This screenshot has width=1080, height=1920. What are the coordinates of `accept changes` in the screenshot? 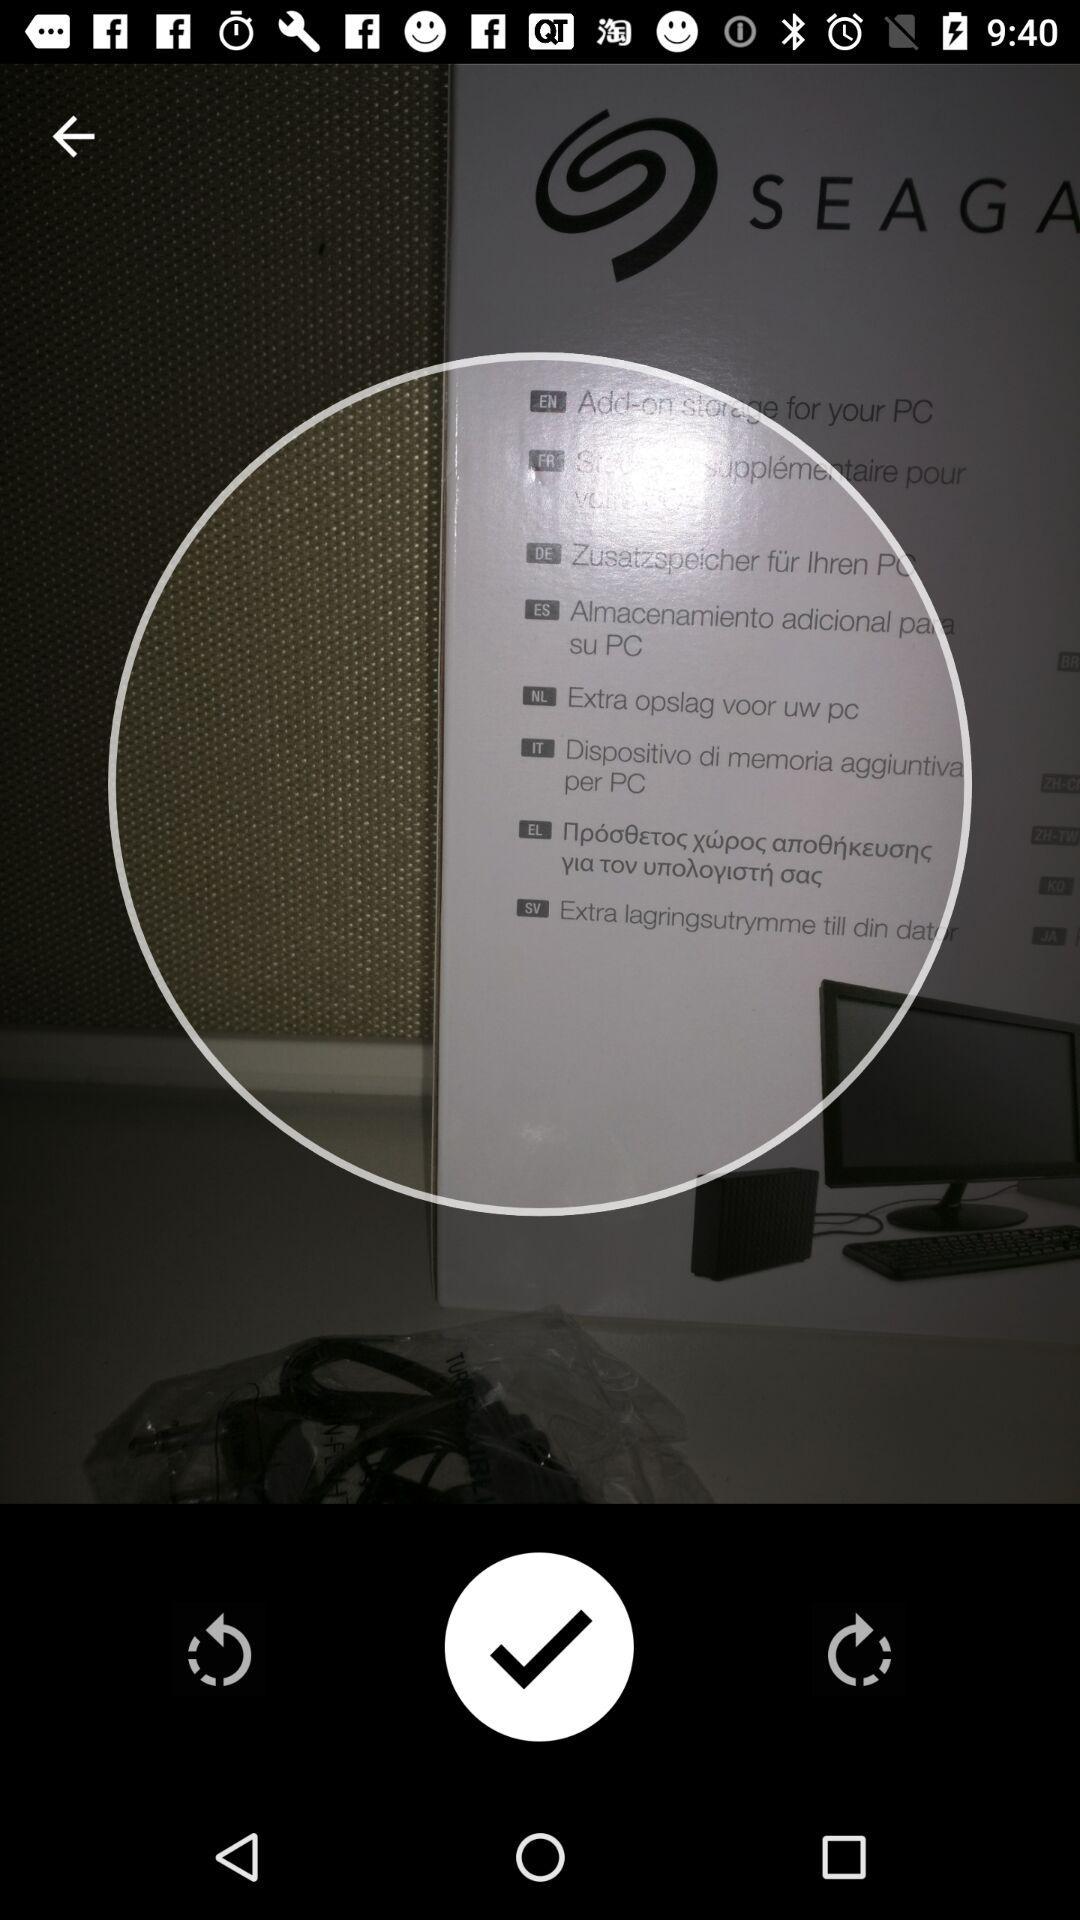 It's located at (538, 1649).